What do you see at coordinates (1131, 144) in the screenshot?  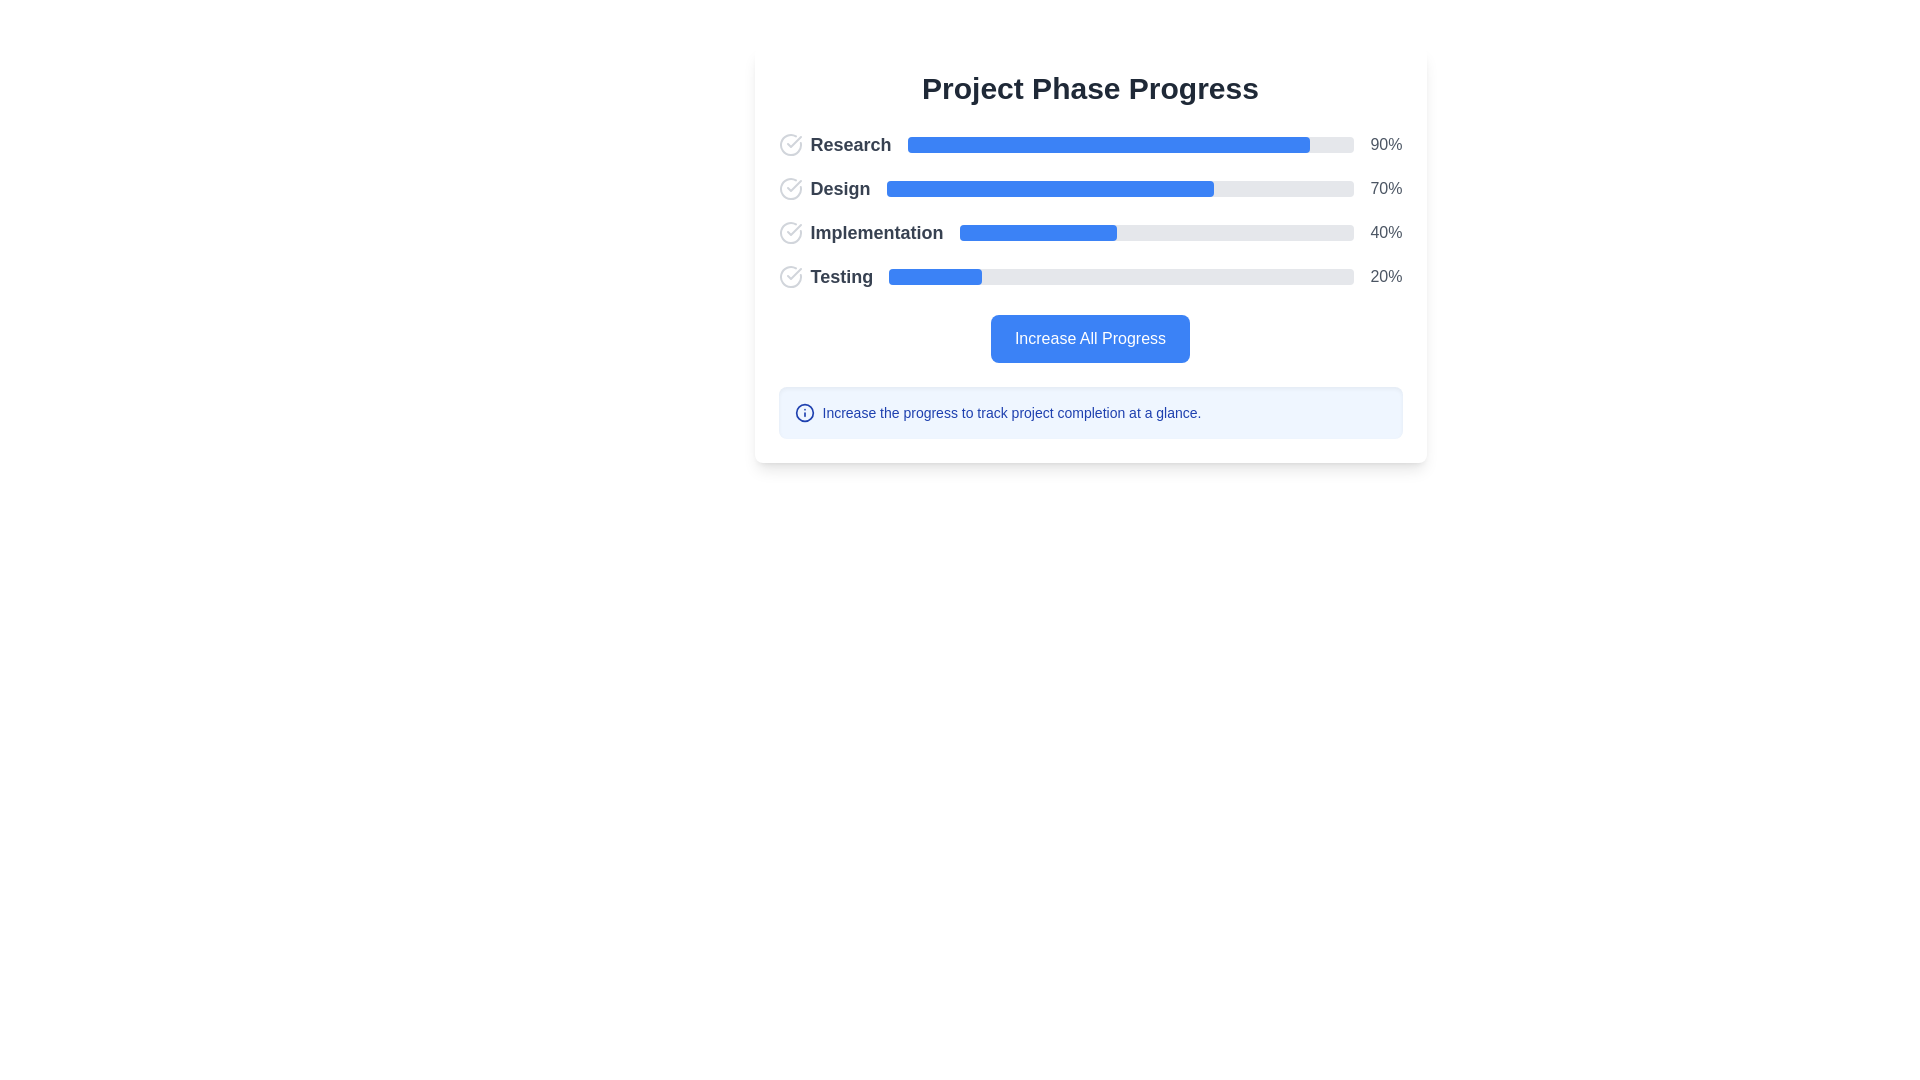 I see `the Progress bar indicating 90% completion for the 'Research' task in the 'Project Phase Progress' section` at bounding box center [1131, 144].